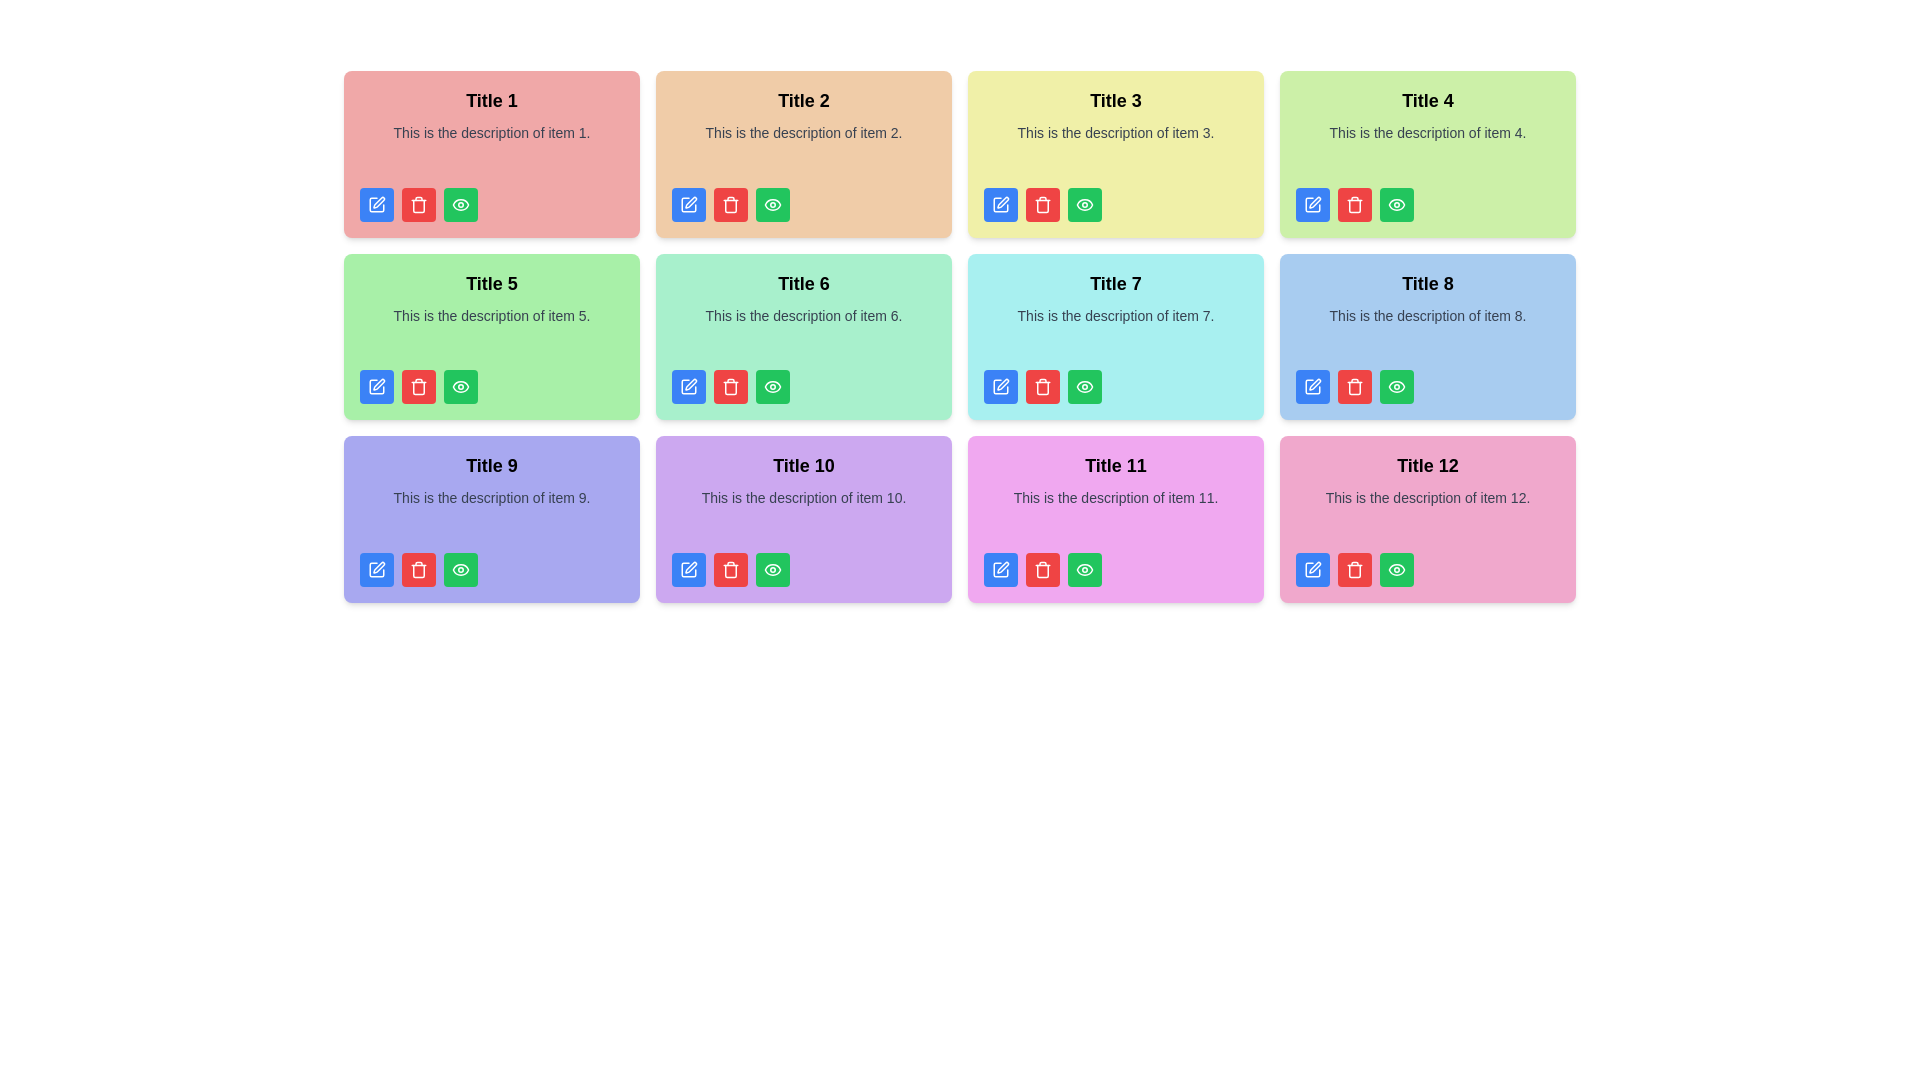 This screenshot has width=1920, height=1080. What do you see at coordinates (1313, 204) in the screenshot?
I see `the small rectangular blue button with a white pen icon in the 'Title 4' card component to change its background color` at bounding box center [1313, 204].